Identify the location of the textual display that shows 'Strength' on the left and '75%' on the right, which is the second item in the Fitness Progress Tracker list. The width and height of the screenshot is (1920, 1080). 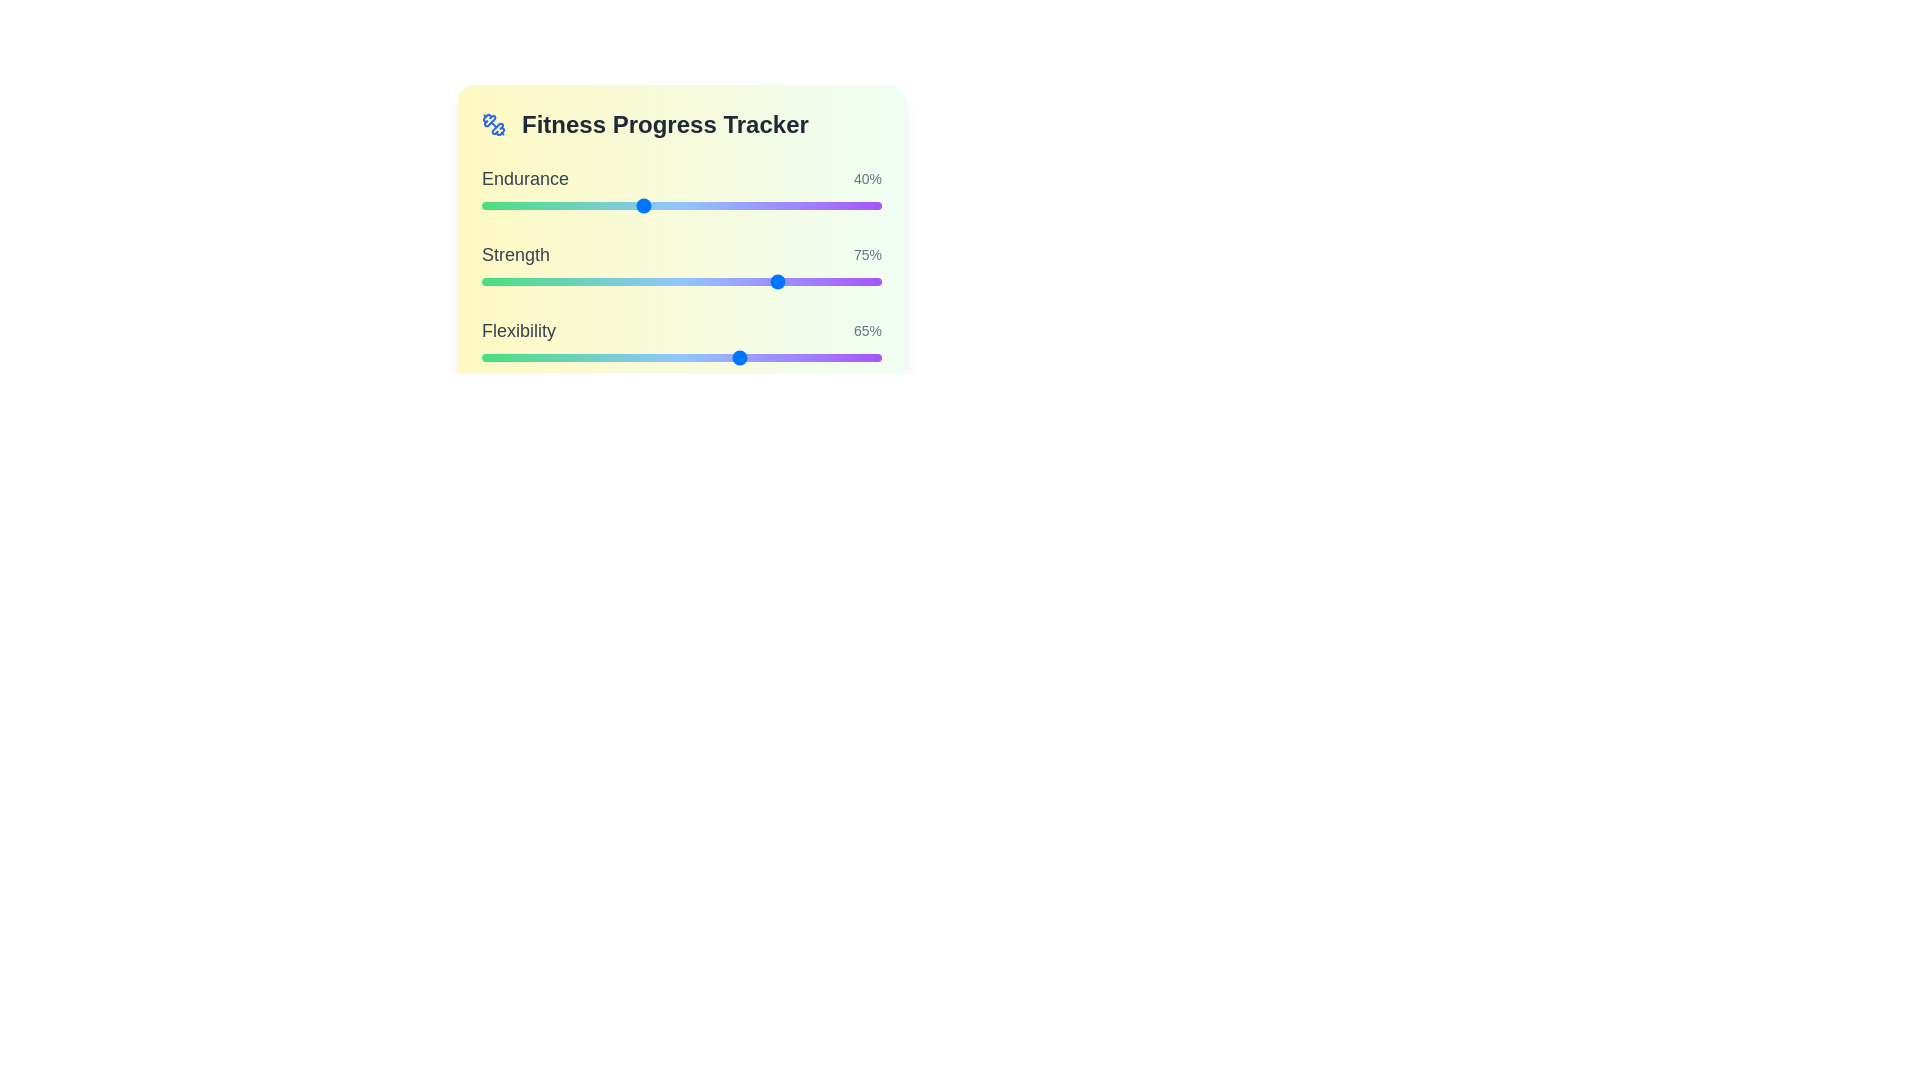
(681, 253).